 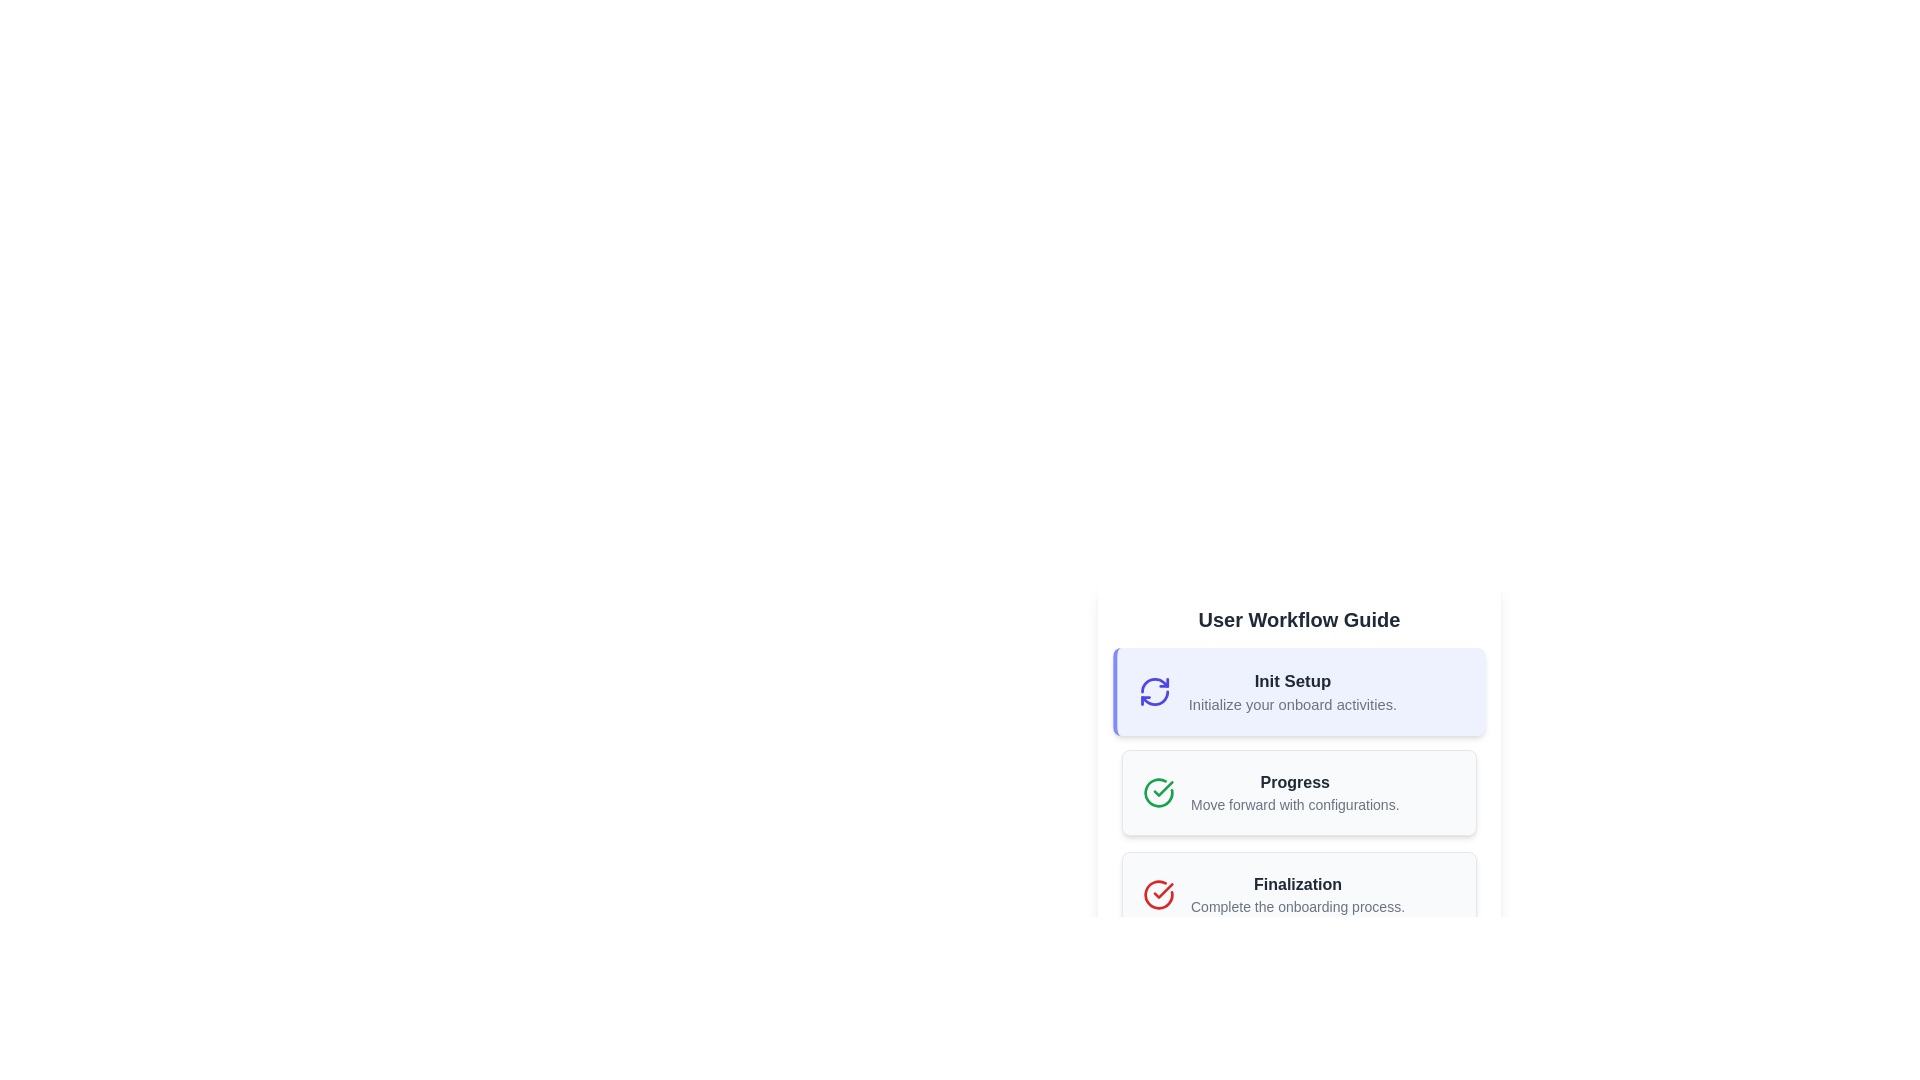 I want to click on the text element containing the phrase 'Complete the onboarding process.' which is styled with a smaller font size and gray color, positioned below the bolded text 'Finalization' in the 'User Workflow Guide' section, so click(x=1298, y=906).